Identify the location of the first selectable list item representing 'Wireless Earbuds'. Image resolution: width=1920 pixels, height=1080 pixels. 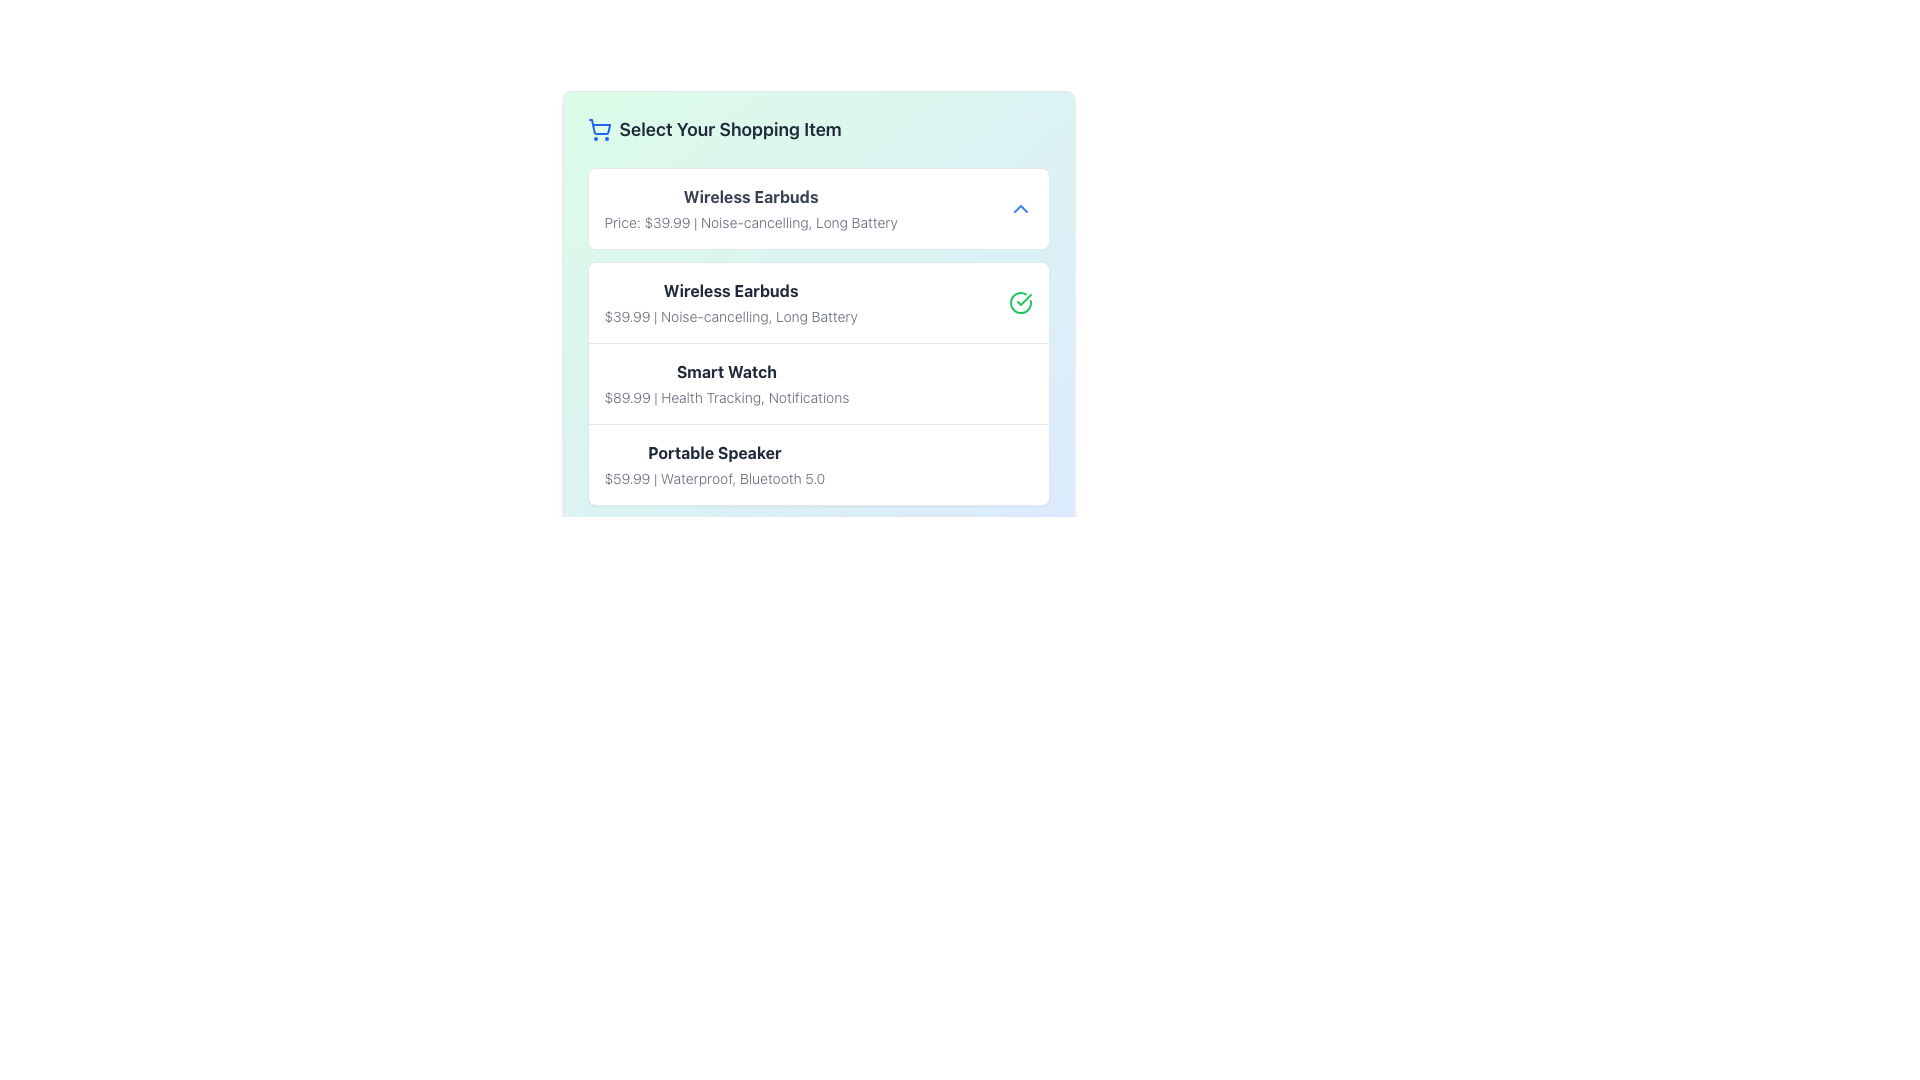
(818, 303).